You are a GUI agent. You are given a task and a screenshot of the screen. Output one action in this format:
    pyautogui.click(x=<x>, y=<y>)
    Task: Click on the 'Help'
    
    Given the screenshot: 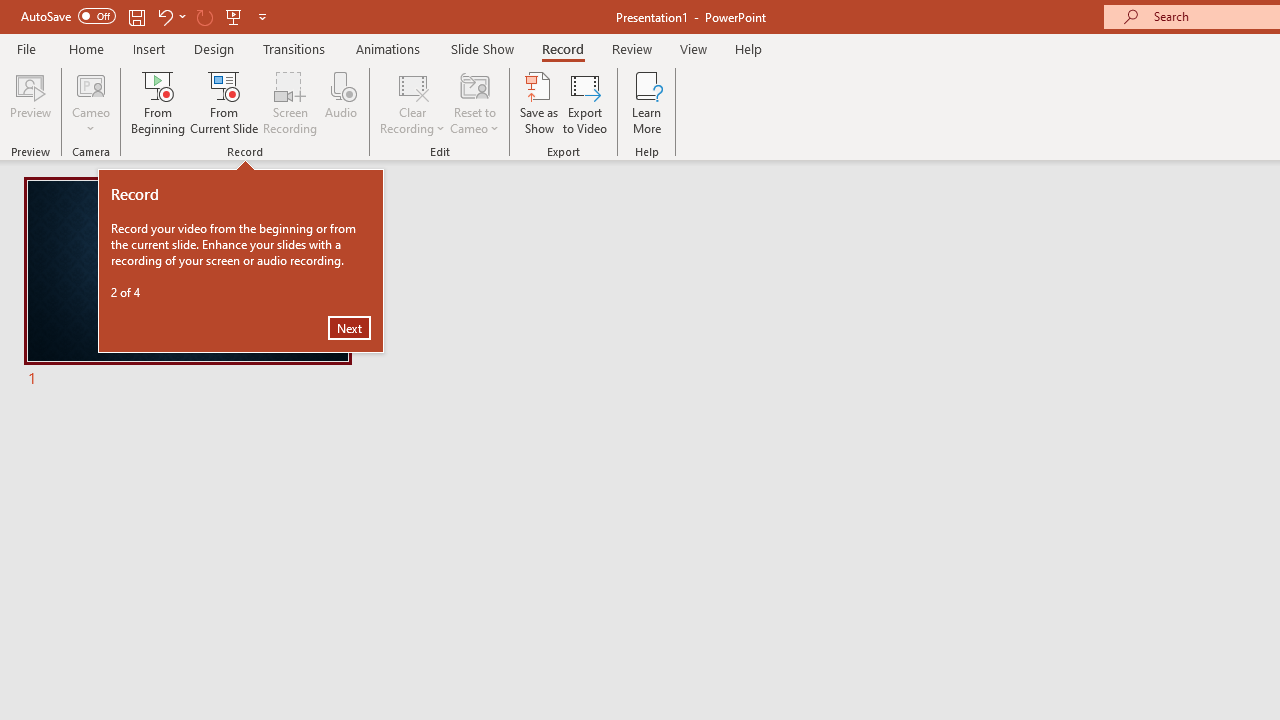 What is the action you would take?
    pyautogui.click(x=747, y=48)
    